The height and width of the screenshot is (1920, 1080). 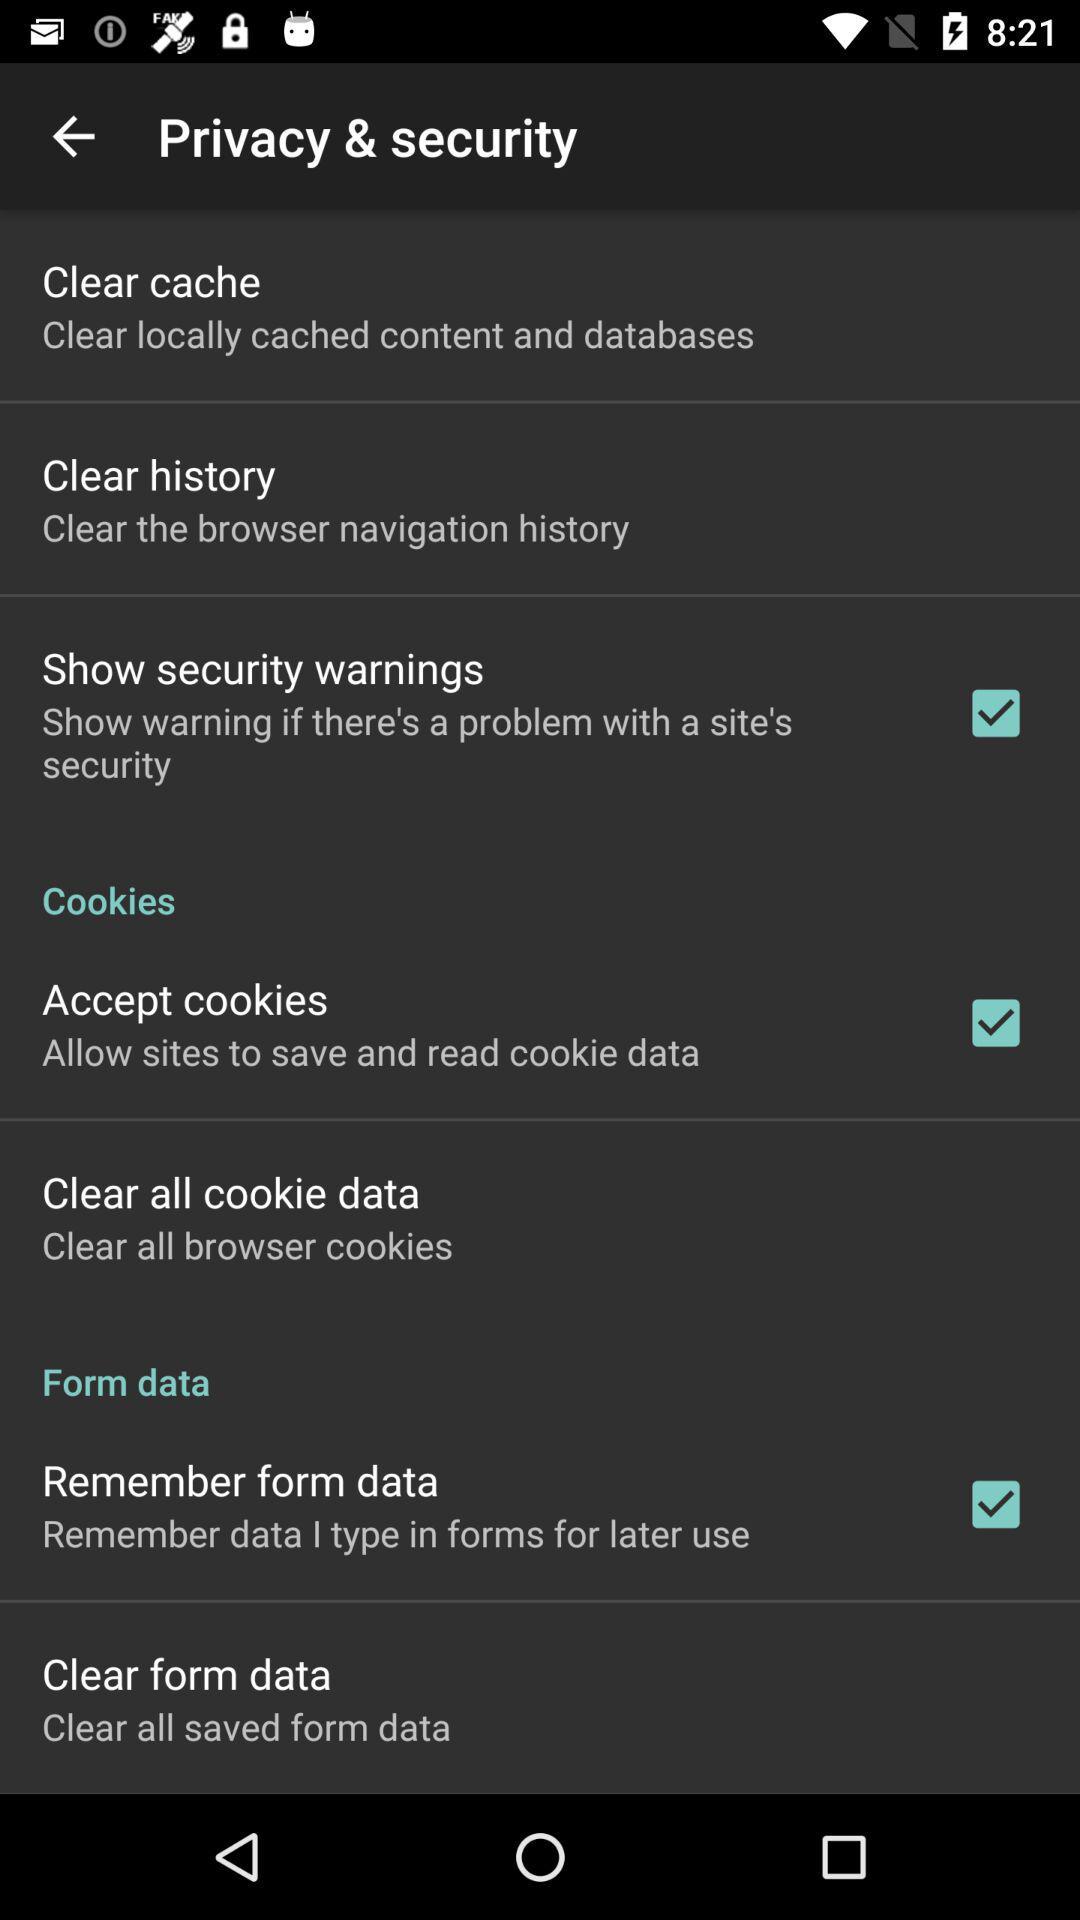 I want to click on accept cookies, so click(x=185, y=998).